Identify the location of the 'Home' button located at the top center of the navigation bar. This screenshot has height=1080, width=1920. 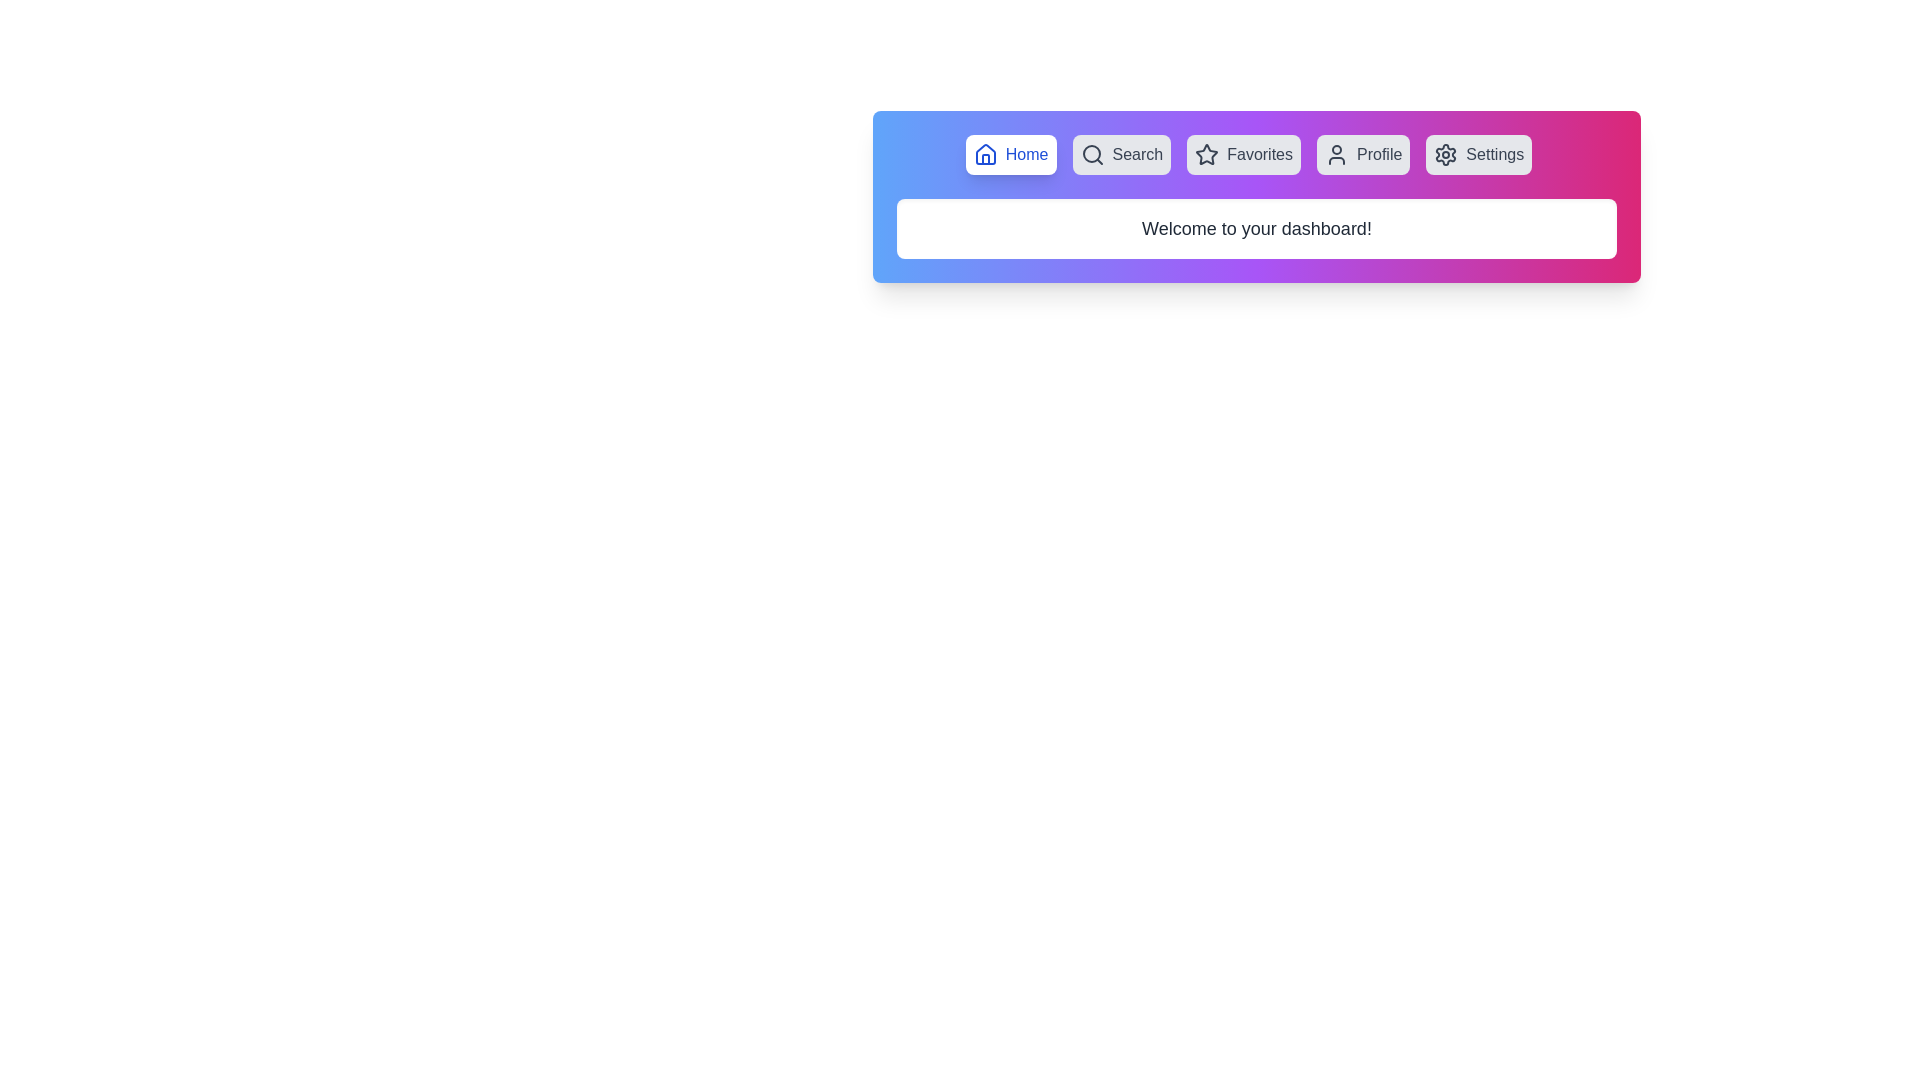
(1011, 153).